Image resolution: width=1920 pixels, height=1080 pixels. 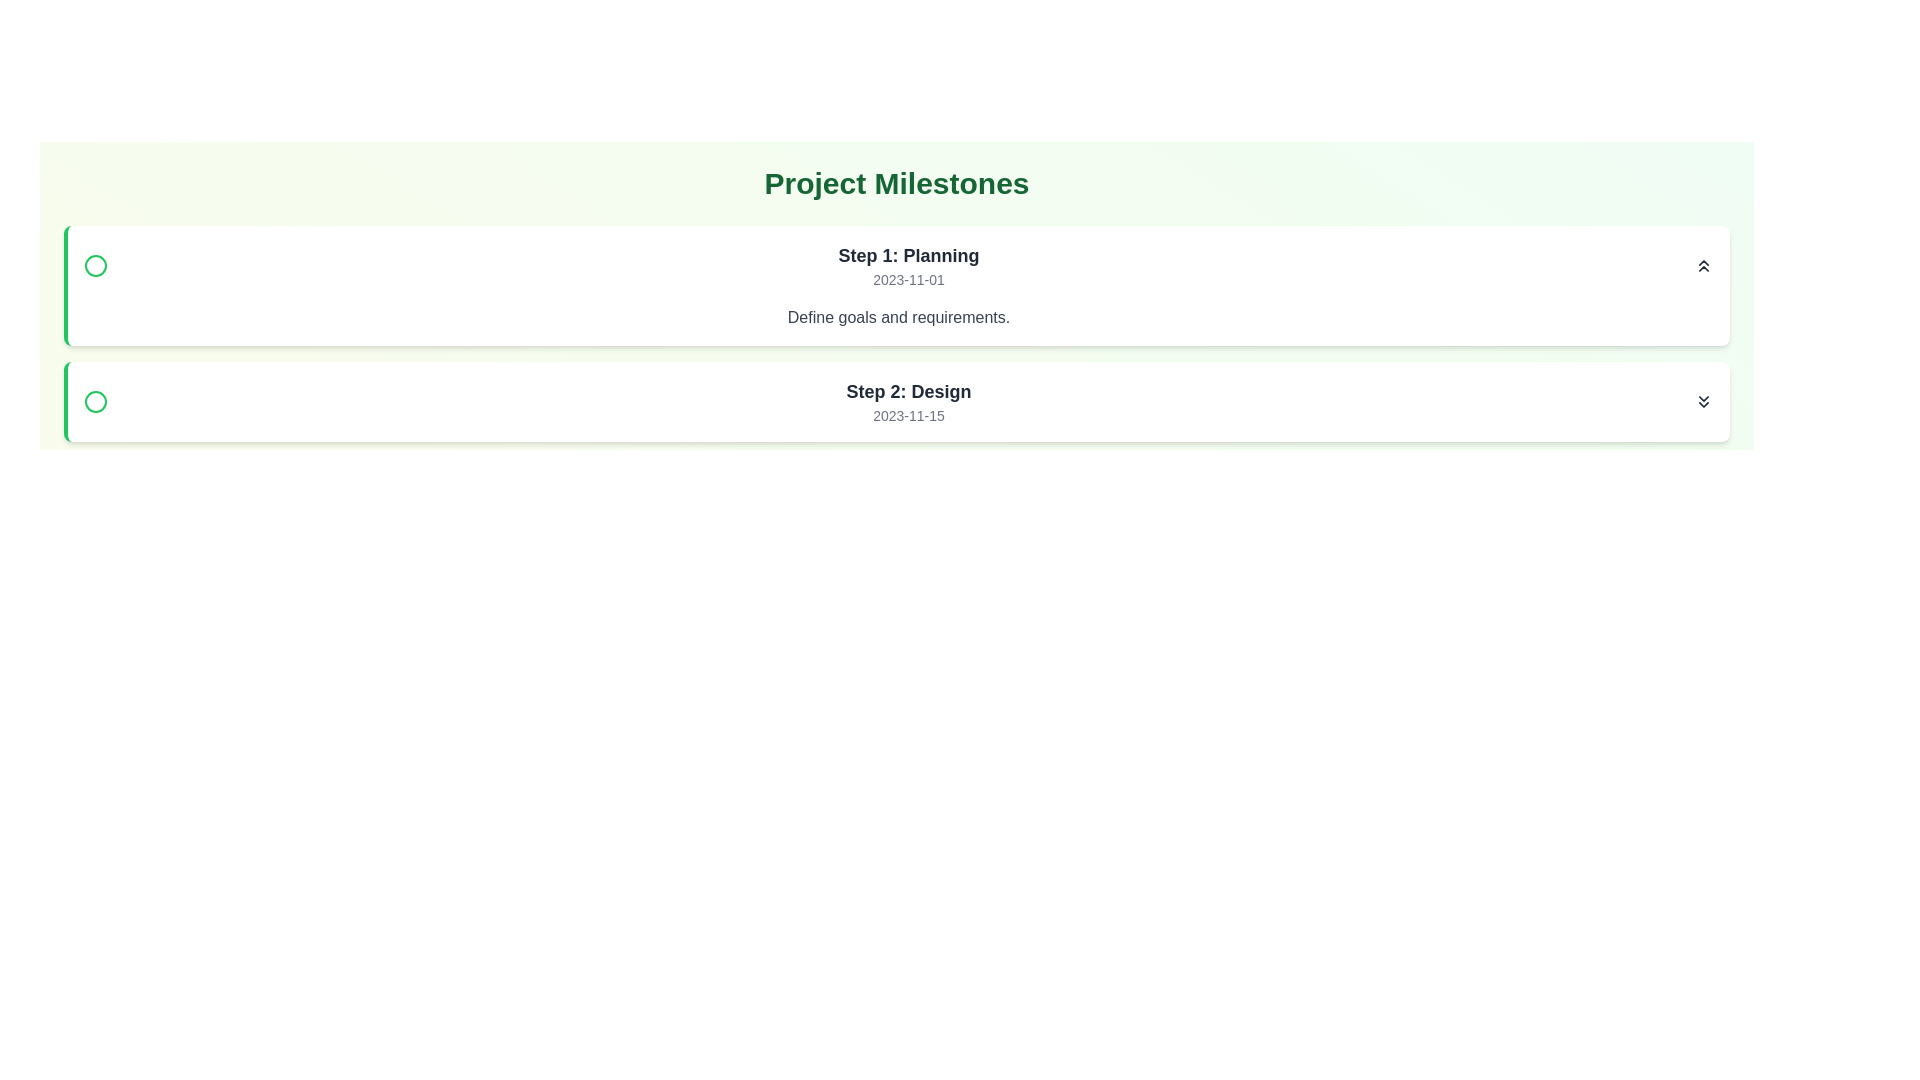 I want to click on the text label indicating 'Step 2: Design' in the 'Project Milestones' interface, so click(x=907, y=392).